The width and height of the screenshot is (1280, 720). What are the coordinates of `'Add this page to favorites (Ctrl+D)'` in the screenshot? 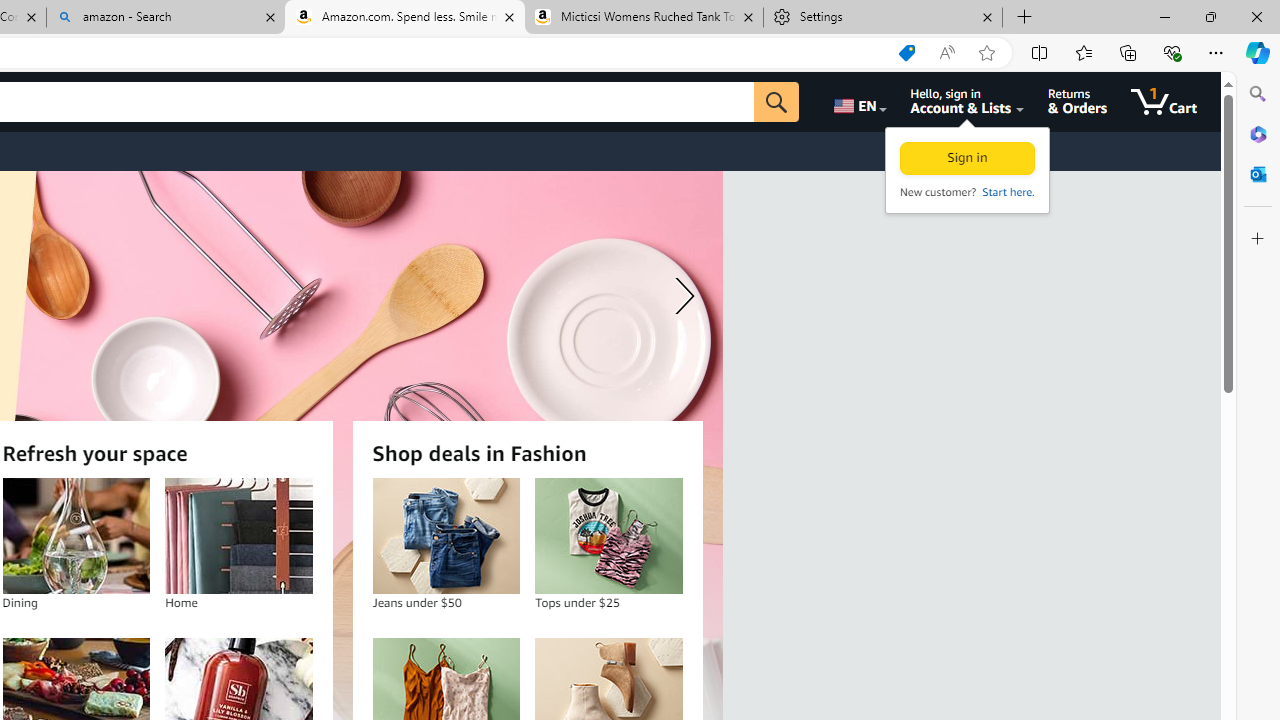 It's located at (986, 52).